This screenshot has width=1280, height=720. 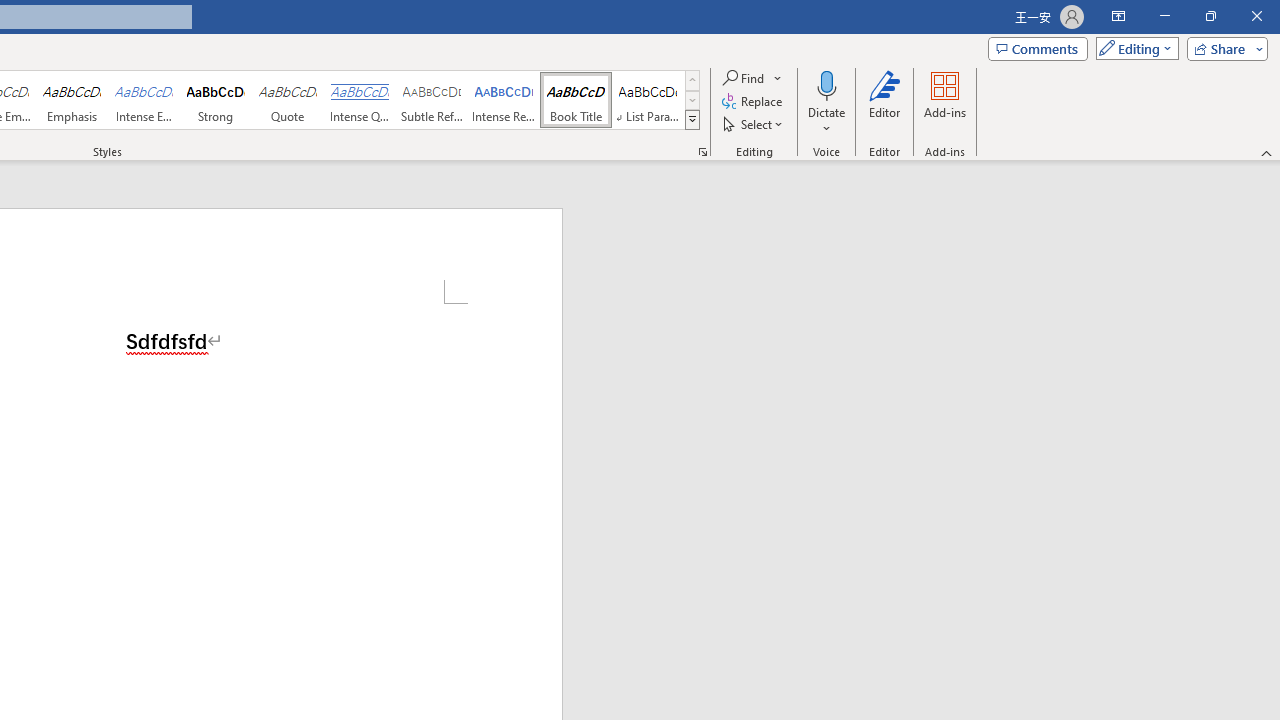 What do you see at coordinates (1133, 47) in the screenshot?
I see `'Mode'` at bounding box center [1133, 47].